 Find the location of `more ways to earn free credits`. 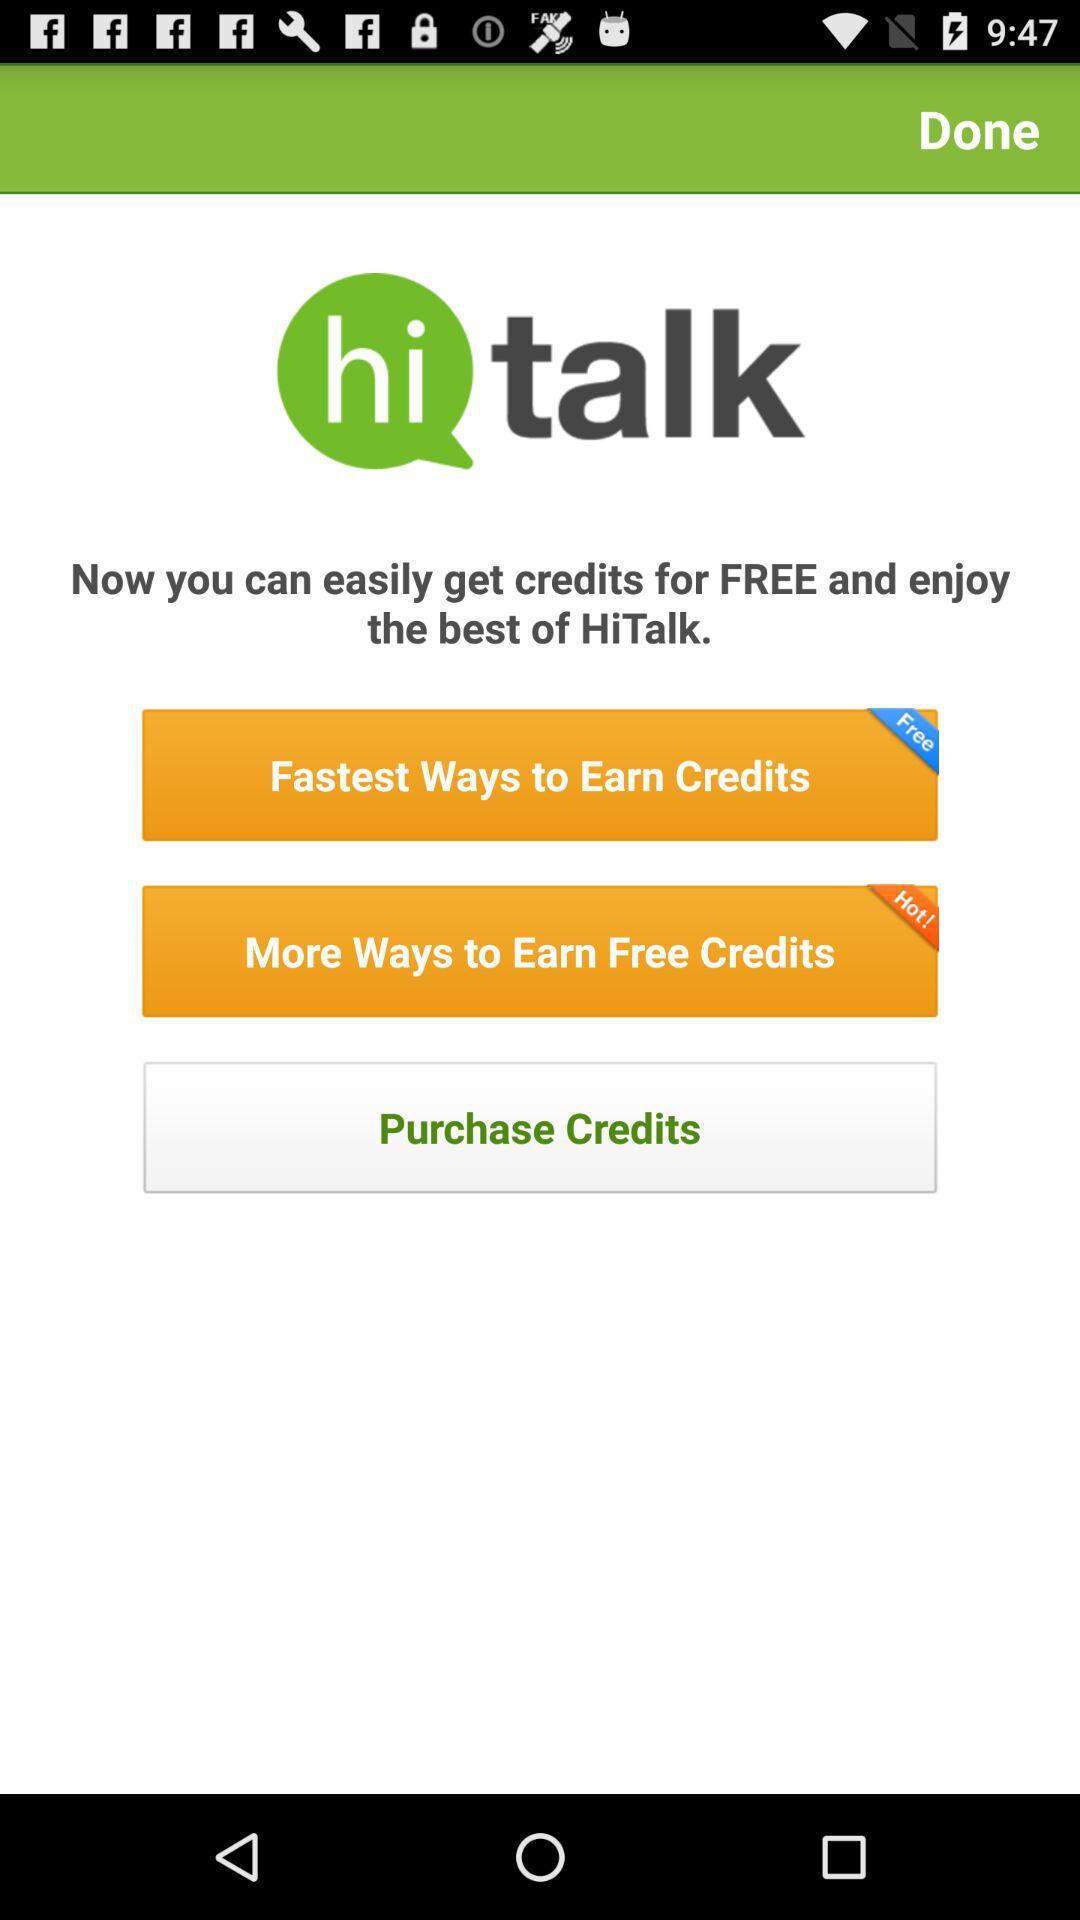

more ways to earn free credits is located at coordinates (540, 950).